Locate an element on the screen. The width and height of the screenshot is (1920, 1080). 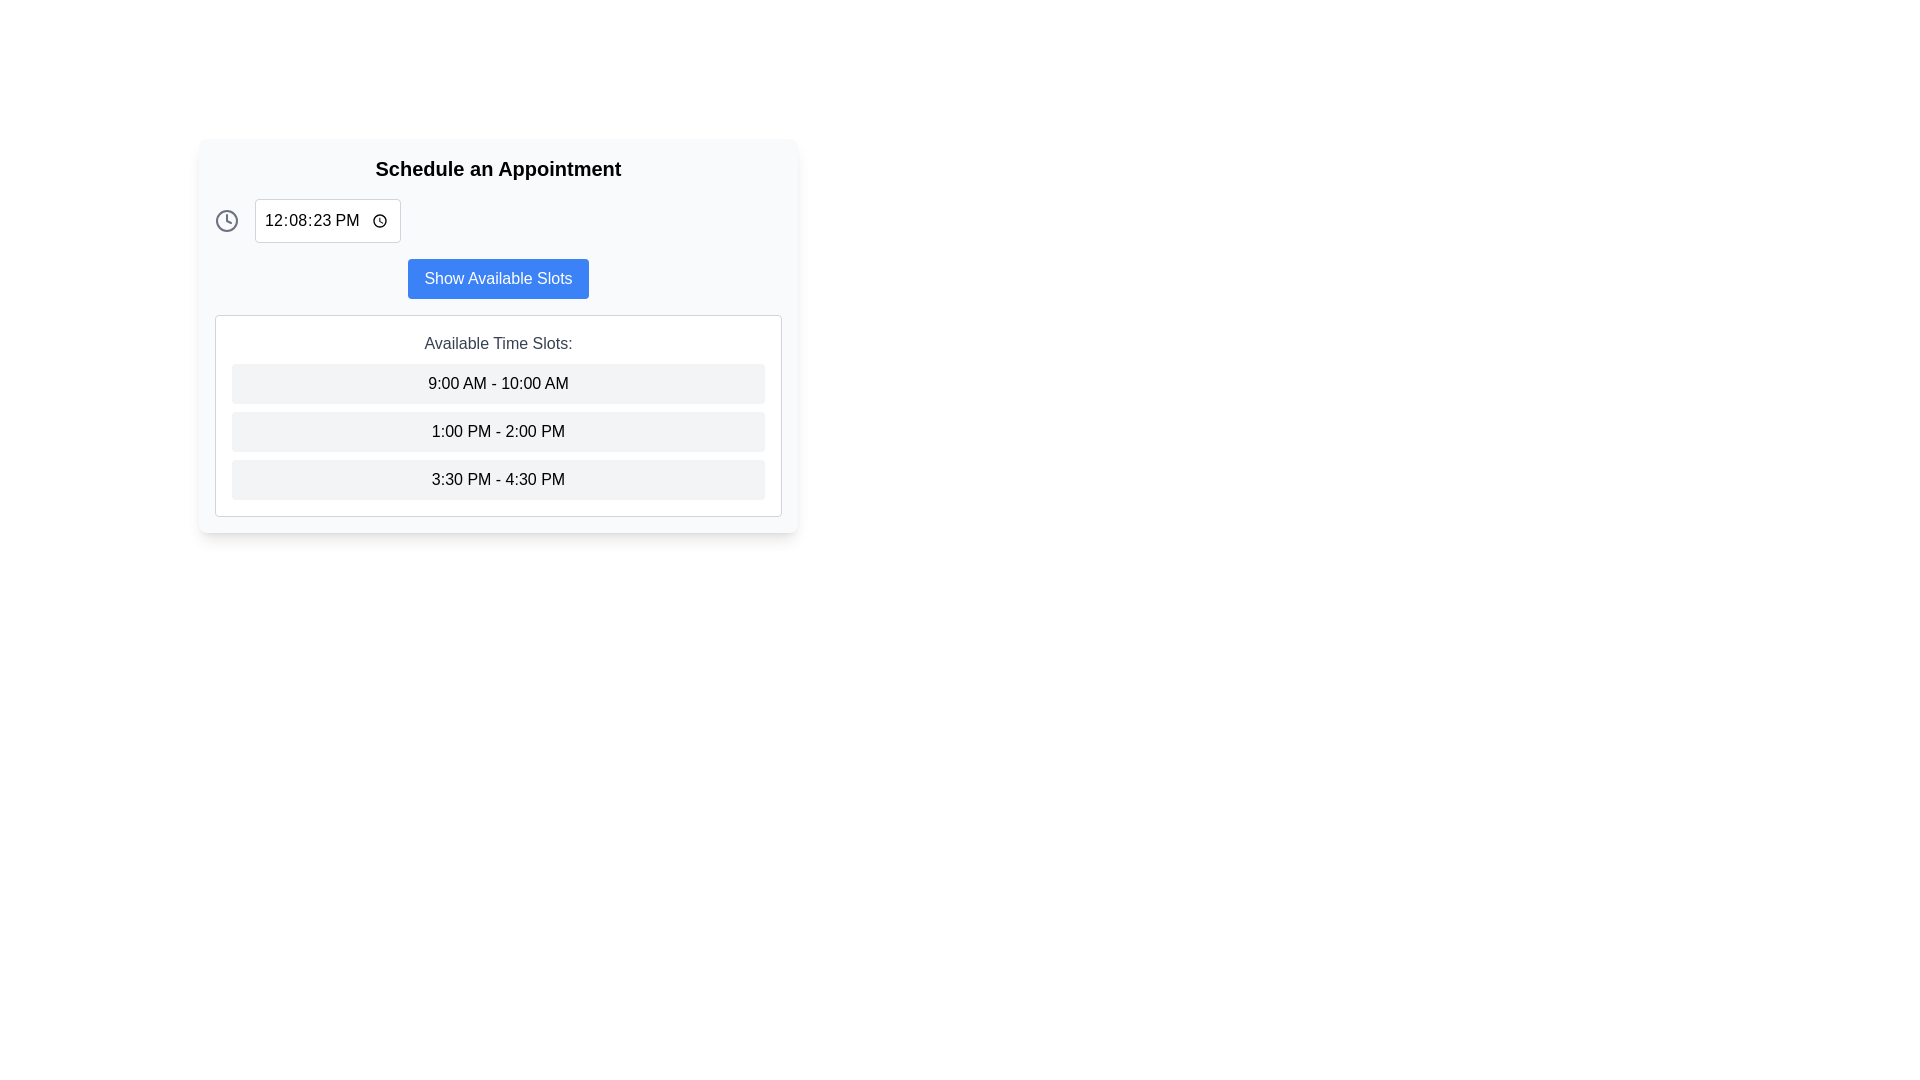
the time input field located under the 'Schedule an Appointment' heading is located at coordinates (327, 220).